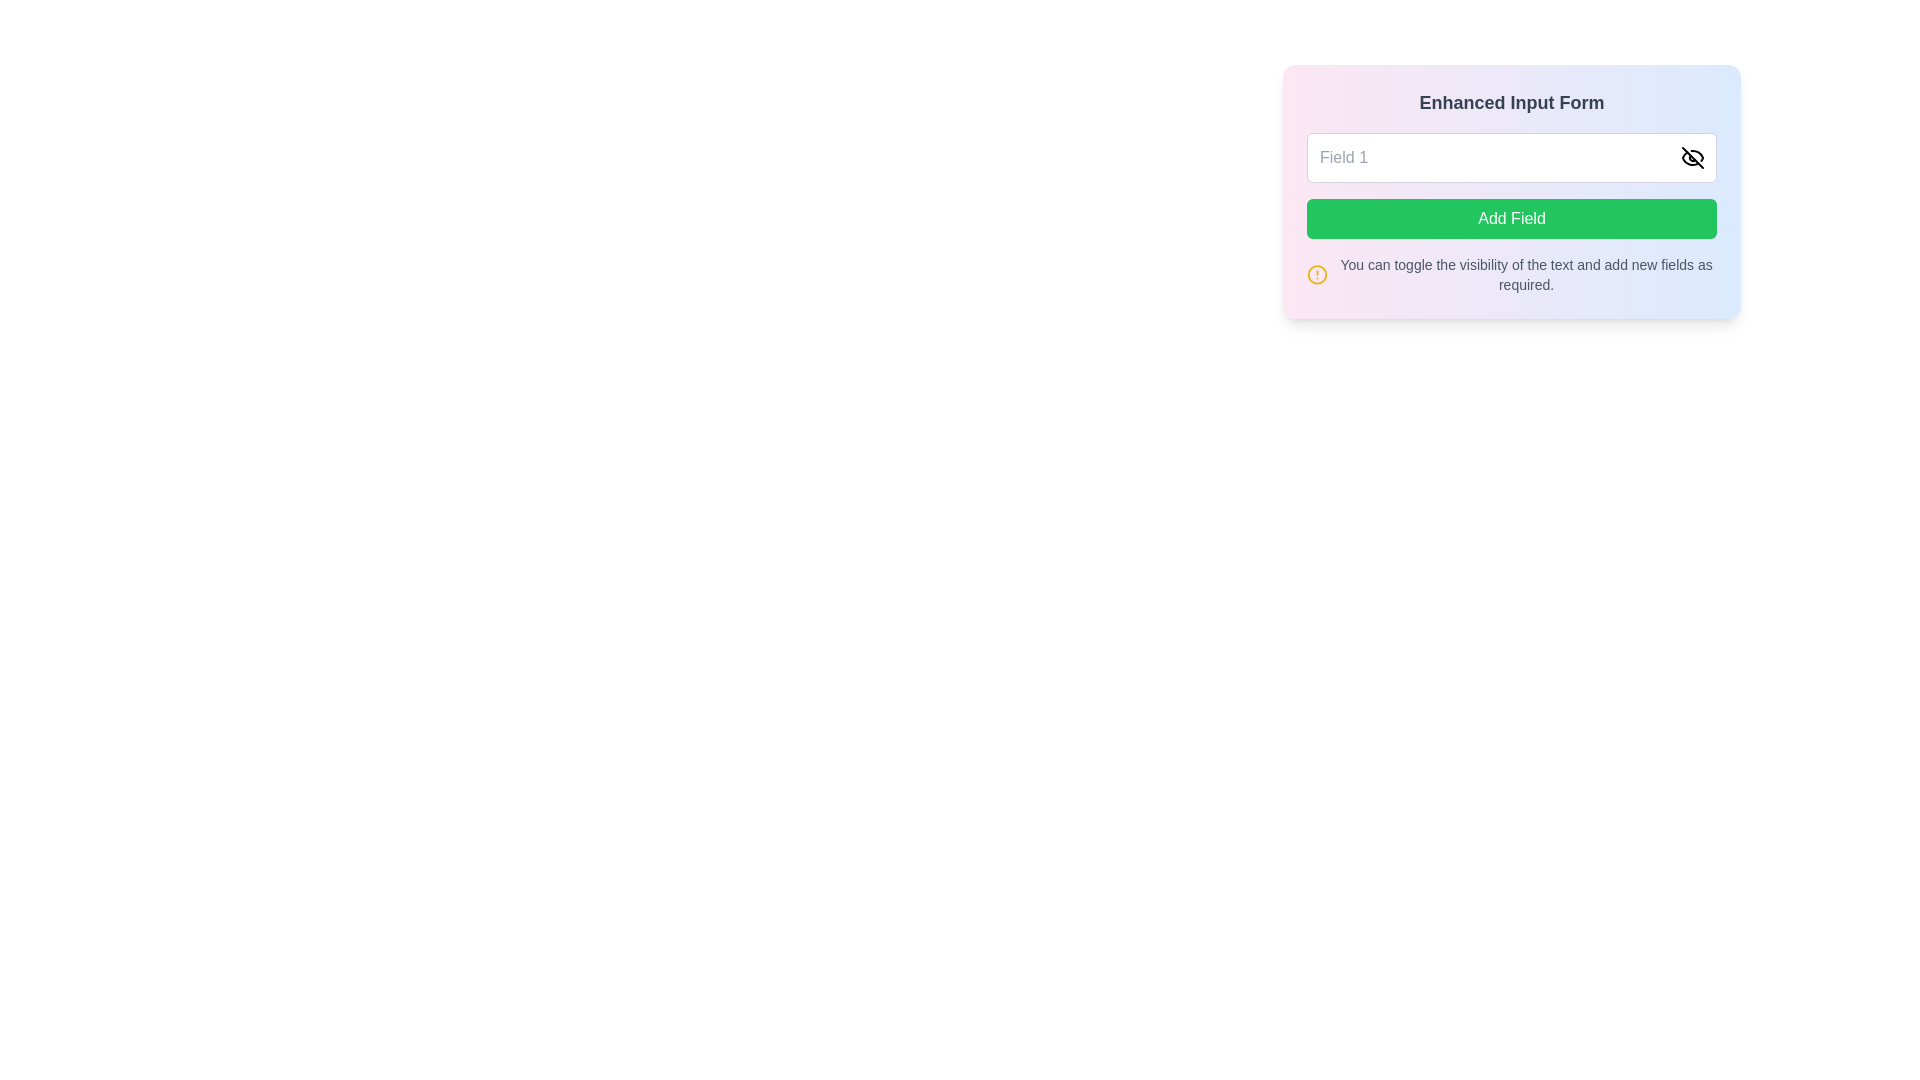  Describe the element at coordinates (1692, 157) in the screenshot. I see `the visibility toggle icon, which resembles an eye with a diagonal line through it, located to the far right of the 'Field 1' text-input field` at that location.